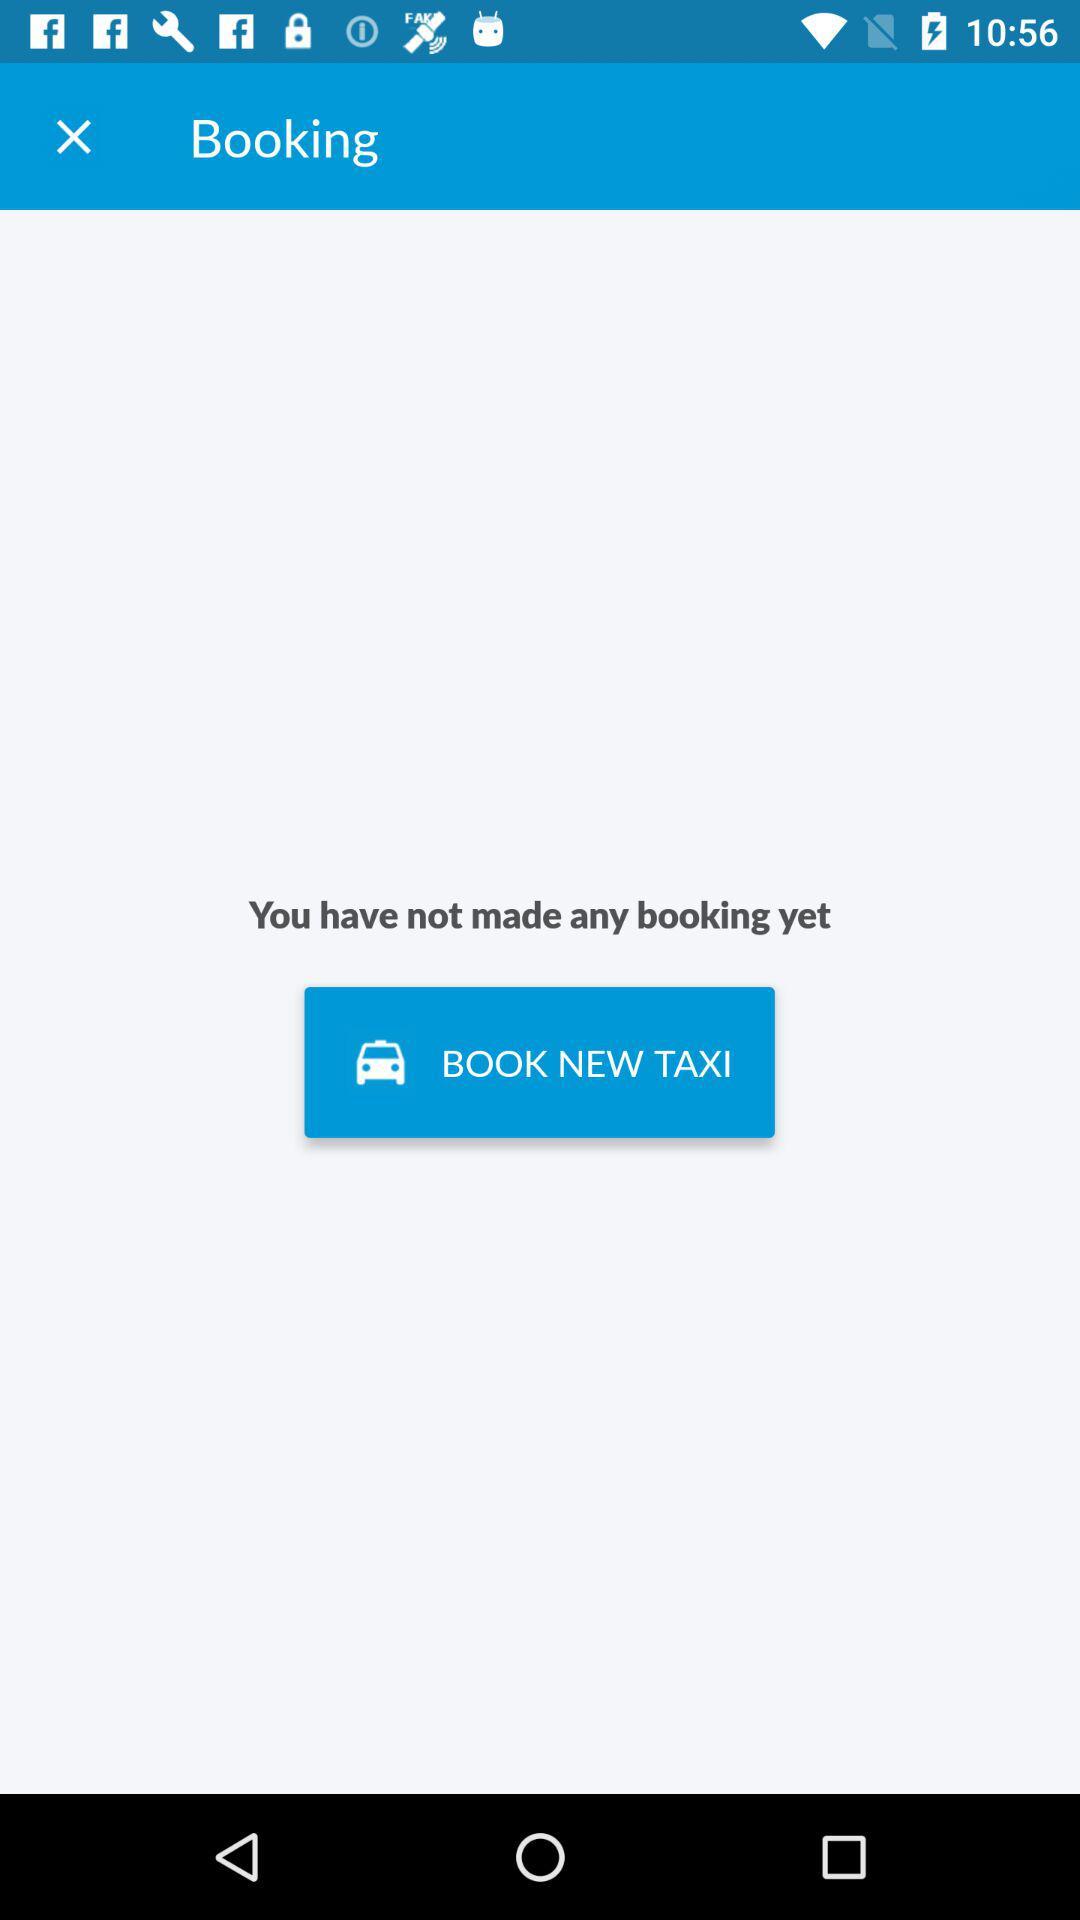 This screenshot has height=1920, width=1080. Describe the element at coordinates (72, 135) in the screenshot. I see `exit` at that location.